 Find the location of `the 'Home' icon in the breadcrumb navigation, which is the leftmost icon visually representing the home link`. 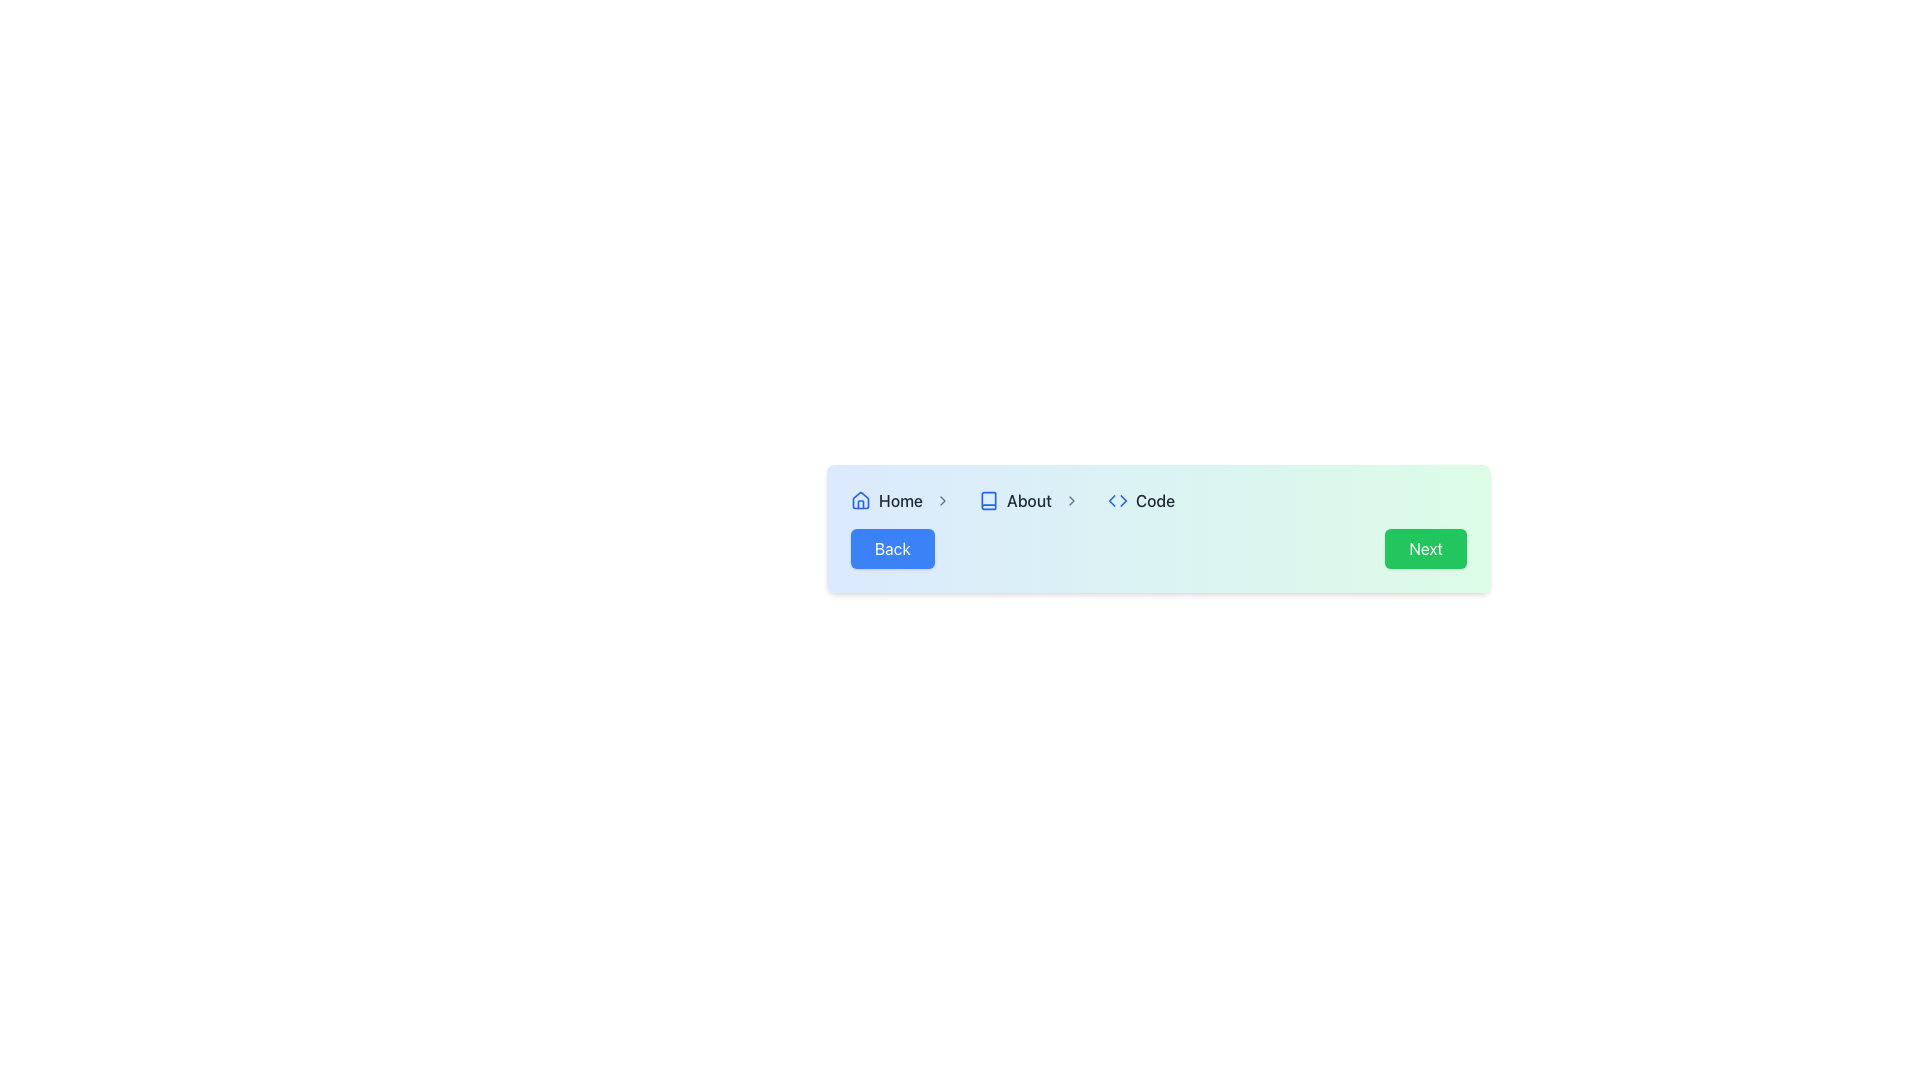

the 'Home' icon in the breadcrumb navigation, which is the leftmost icon visually representing the home link is located at coordinates (860, 499).